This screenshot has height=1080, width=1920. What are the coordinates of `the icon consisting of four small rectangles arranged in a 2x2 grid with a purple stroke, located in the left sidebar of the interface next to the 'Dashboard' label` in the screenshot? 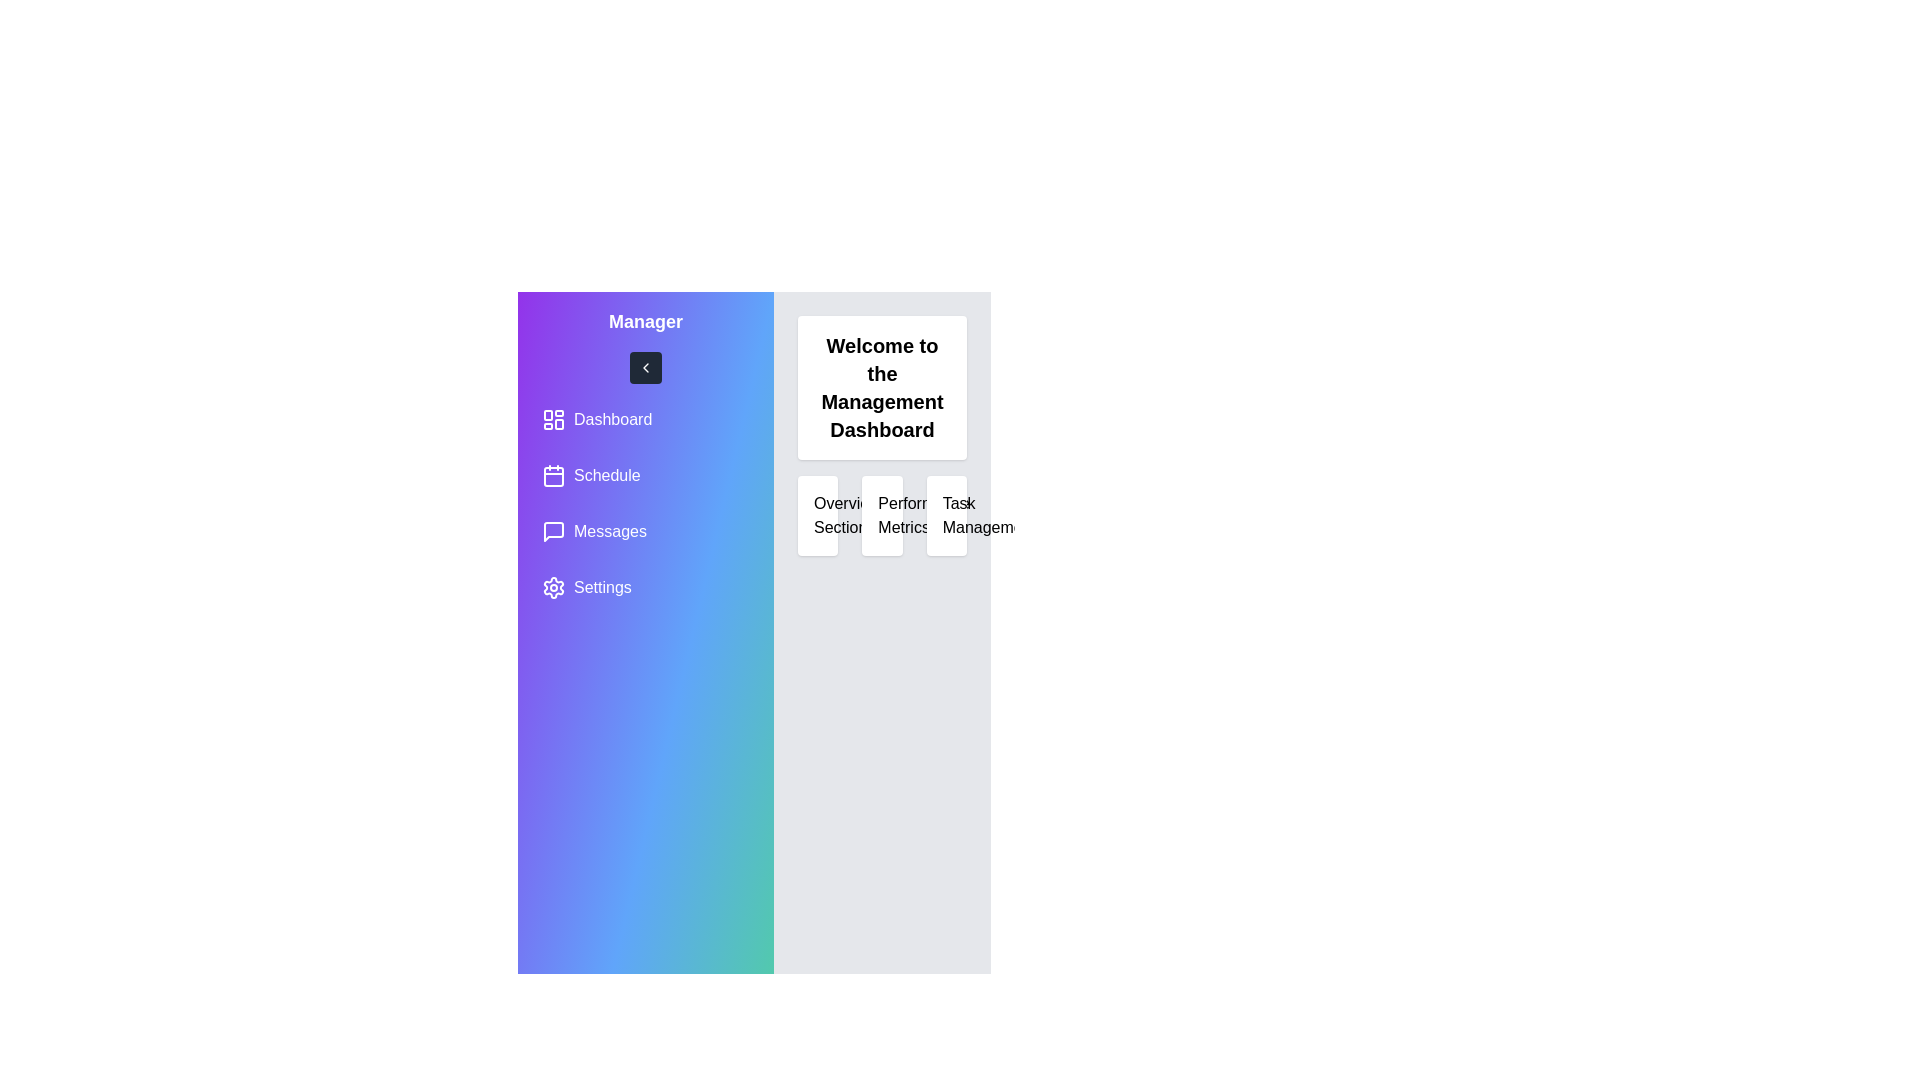 It's located at (553, 419).